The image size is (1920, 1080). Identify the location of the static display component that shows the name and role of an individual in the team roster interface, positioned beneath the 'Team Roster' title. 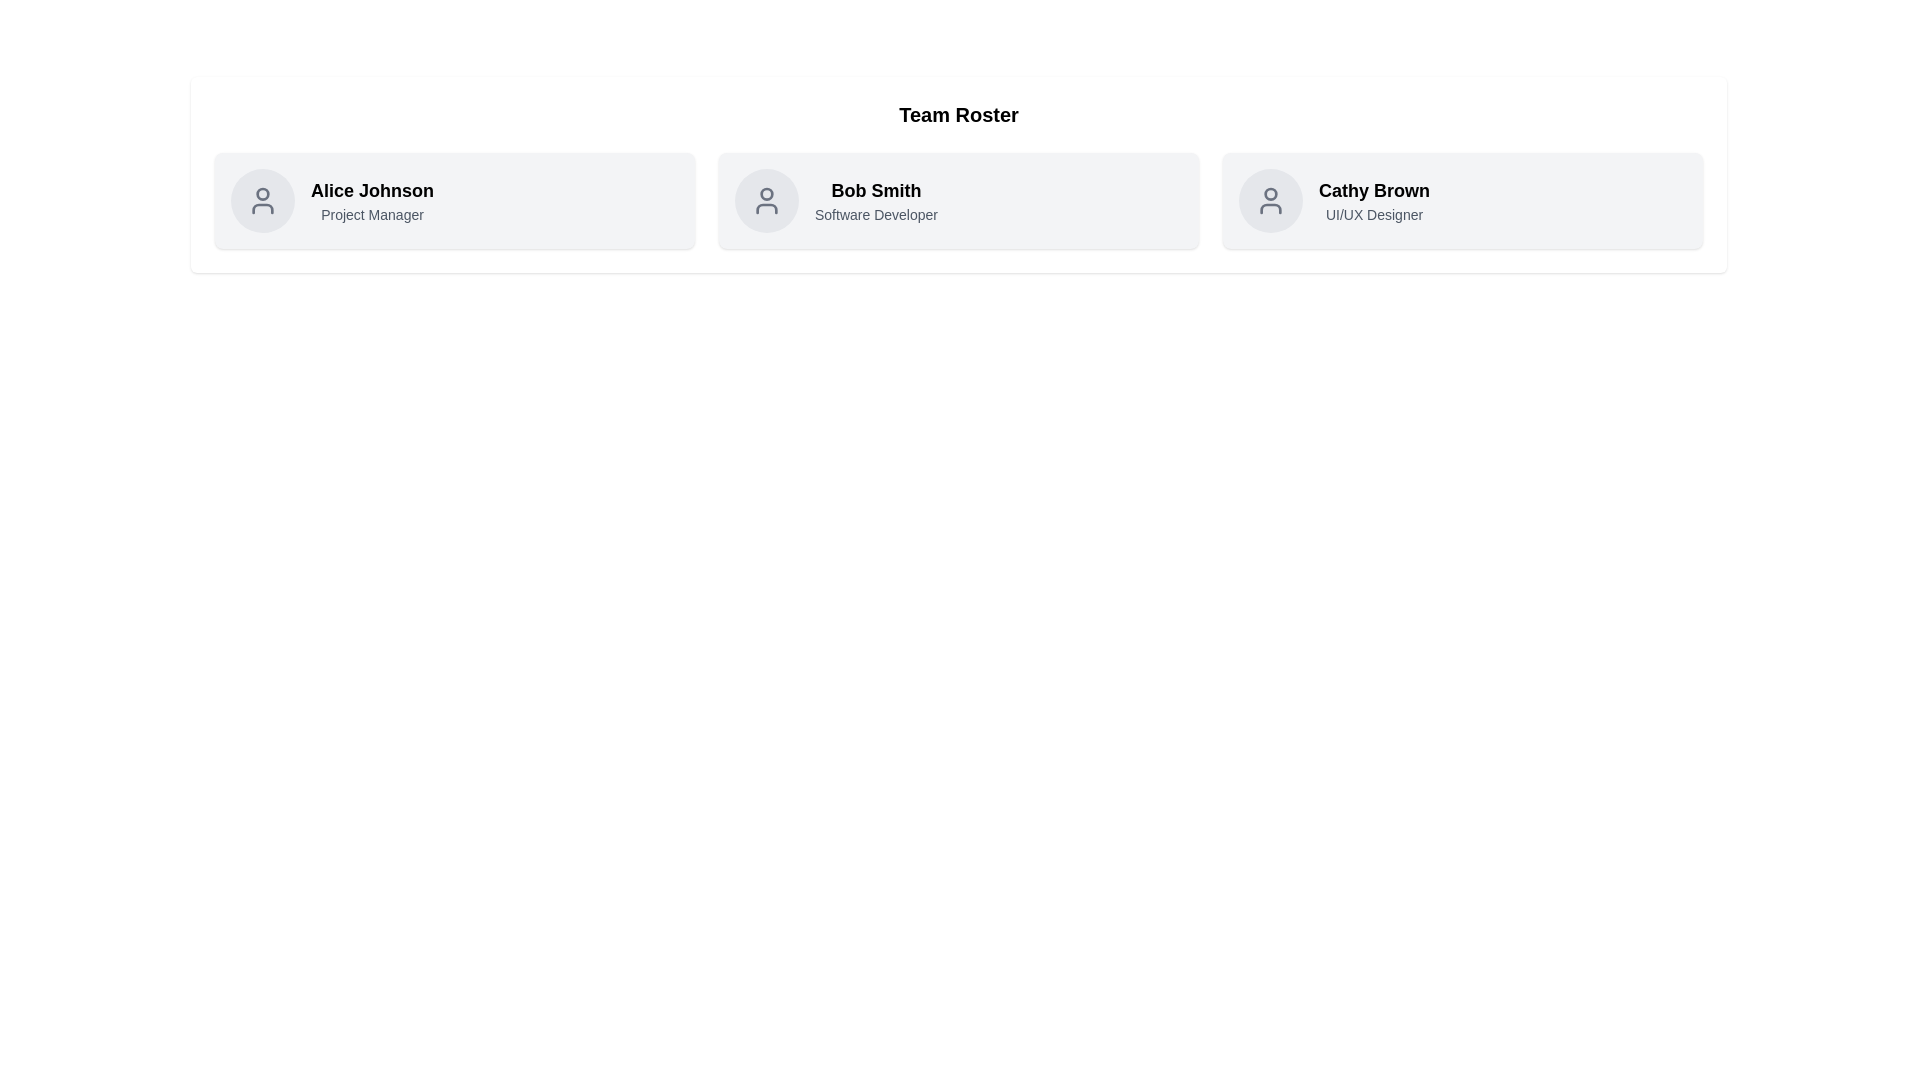
(876, 200).